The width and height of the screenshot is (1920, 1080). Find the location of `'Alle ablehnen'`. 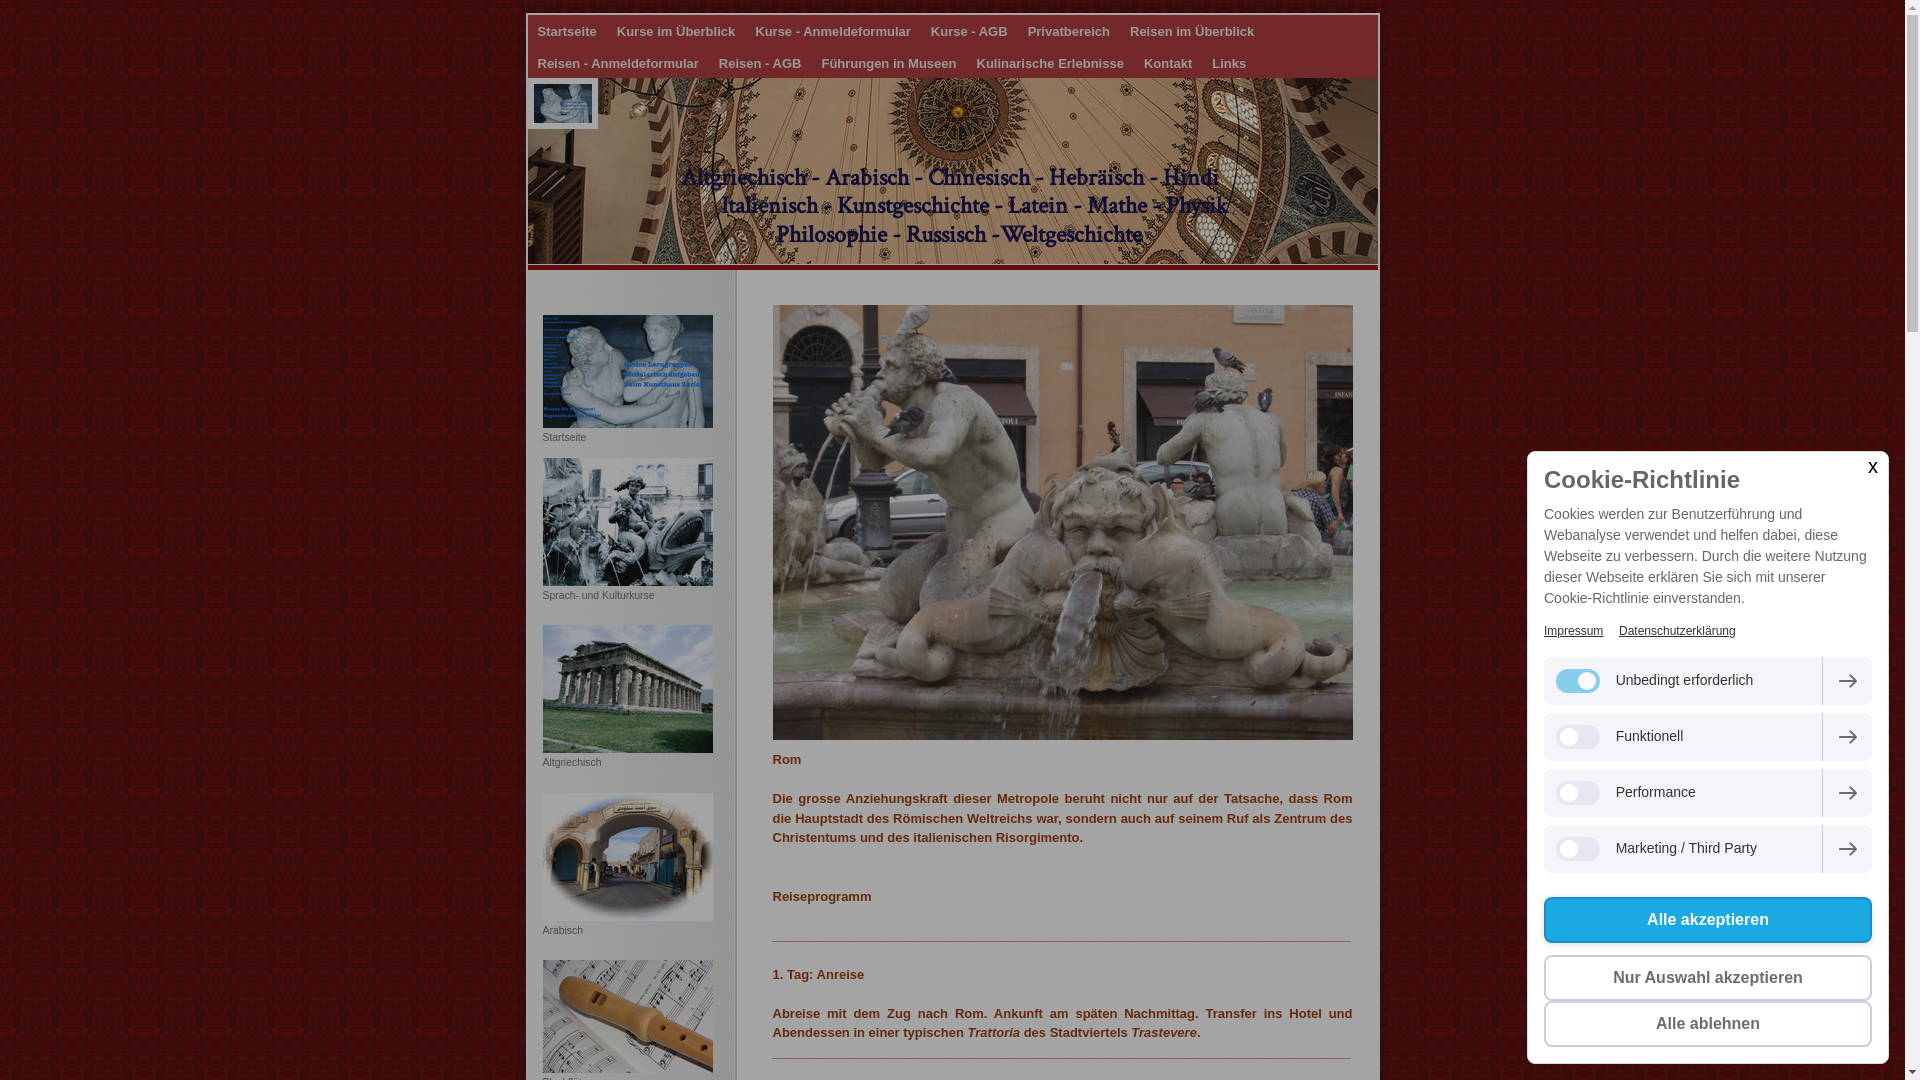

'Alle ablehnen' is located at coordinates (1707, 1023).